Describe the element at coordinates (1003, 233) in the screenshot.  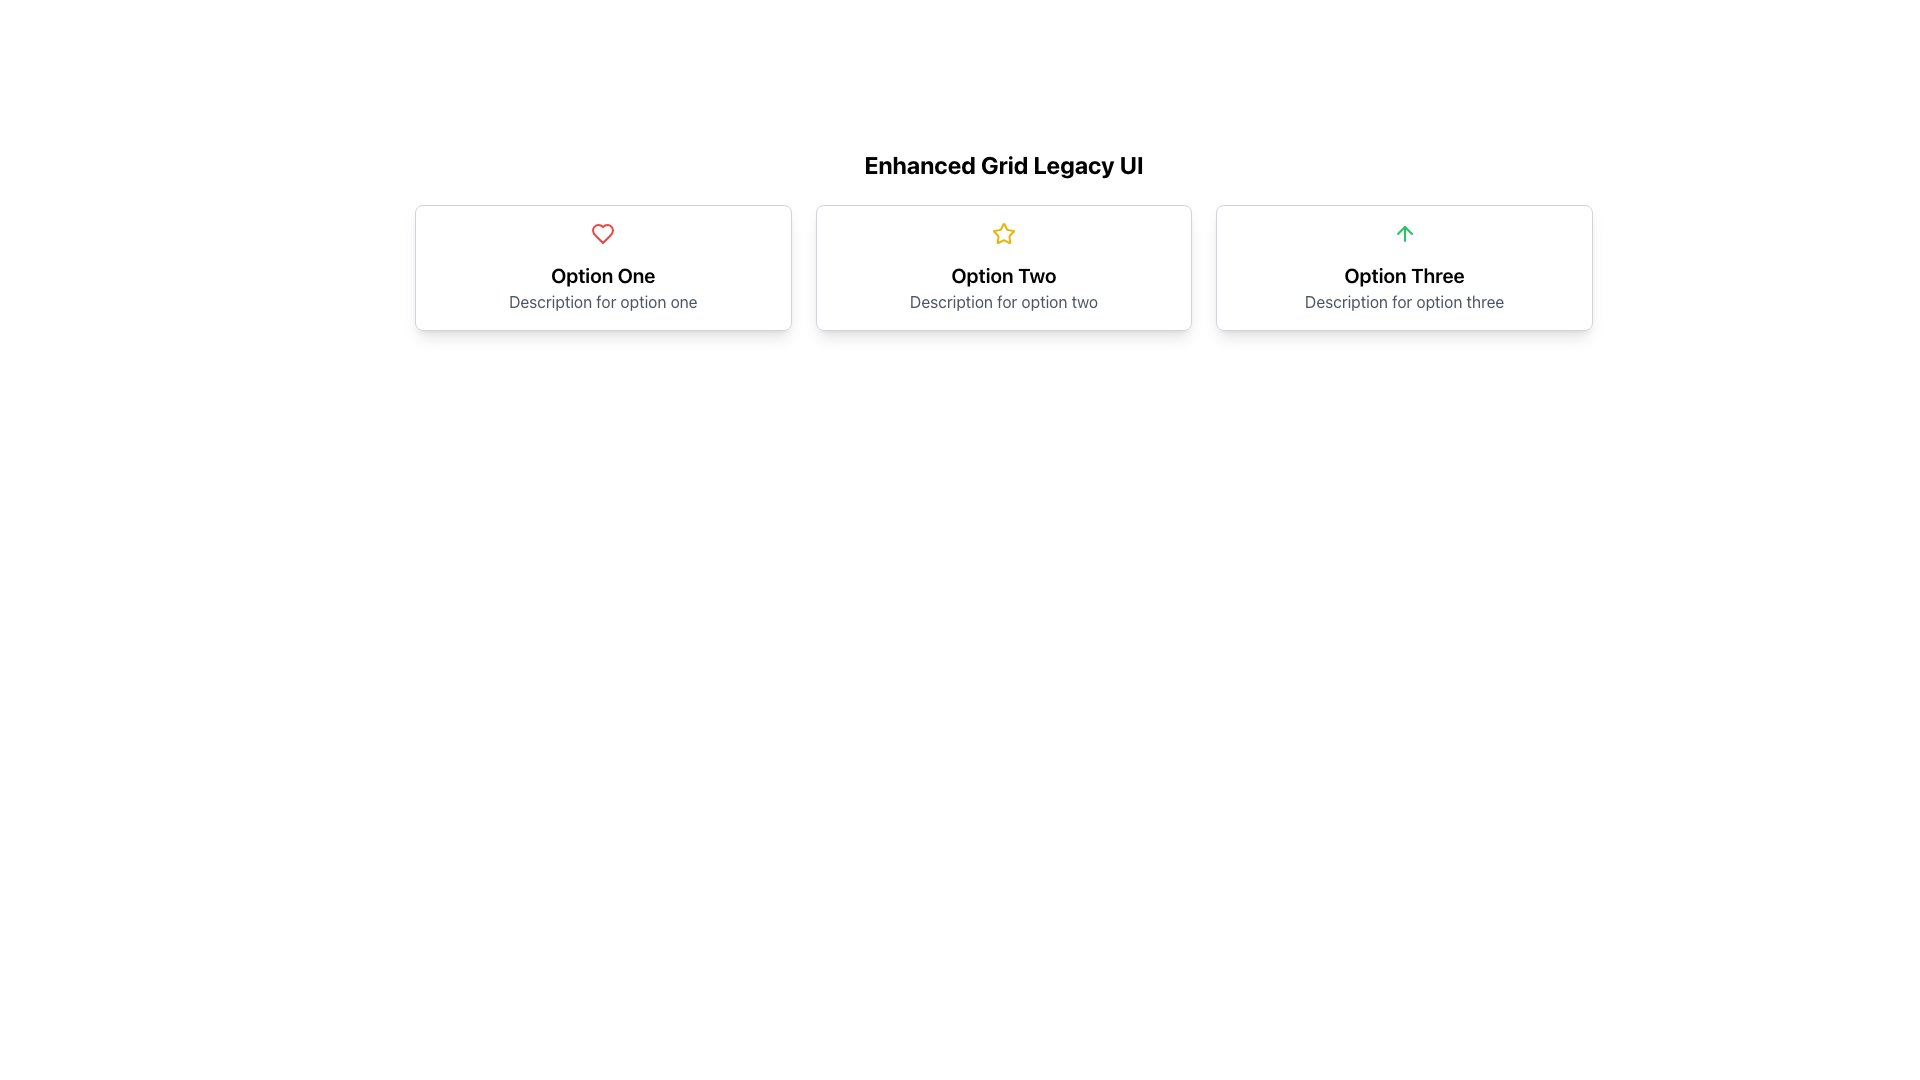
I see `the rating or favorite icon located centrally within the 'Option Two' card` at that location.